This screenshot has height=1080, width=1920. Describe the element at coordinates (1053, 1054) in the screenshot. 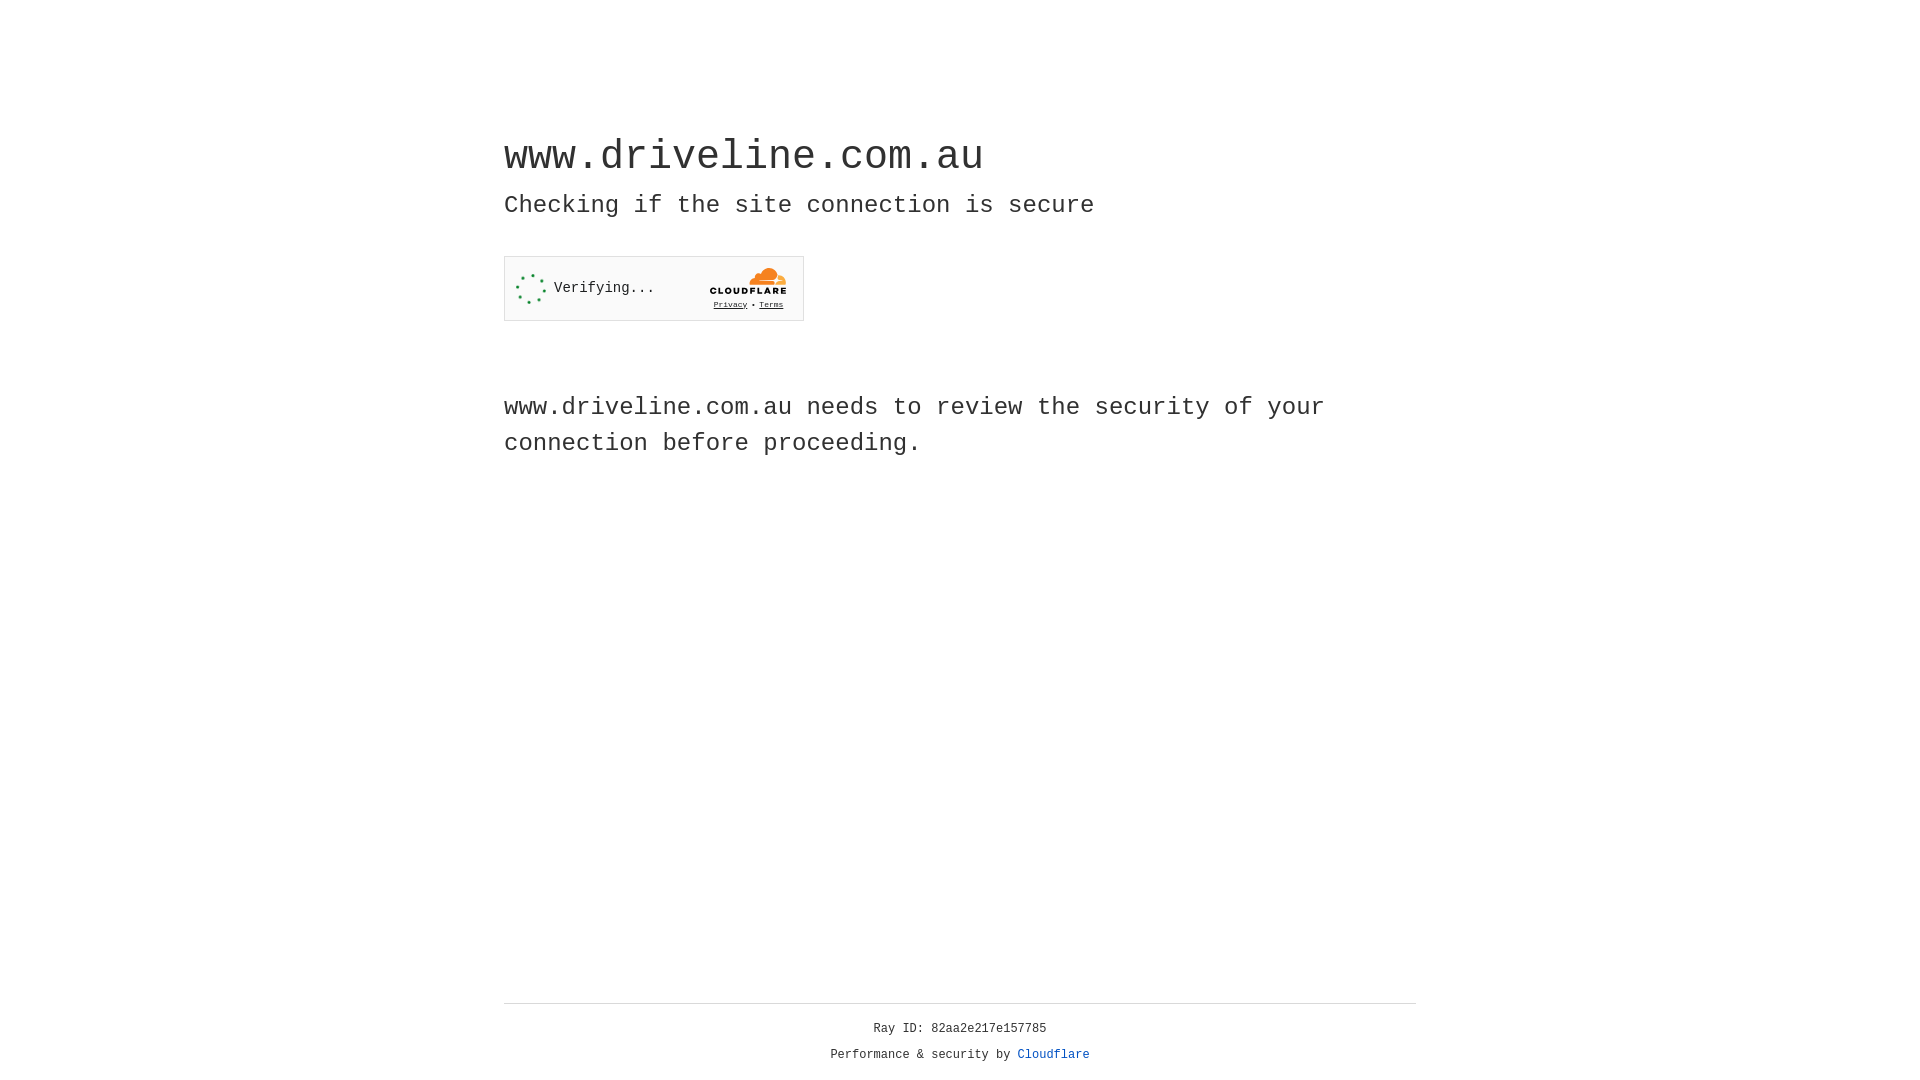

I see `'Cloudflare'` at that location.